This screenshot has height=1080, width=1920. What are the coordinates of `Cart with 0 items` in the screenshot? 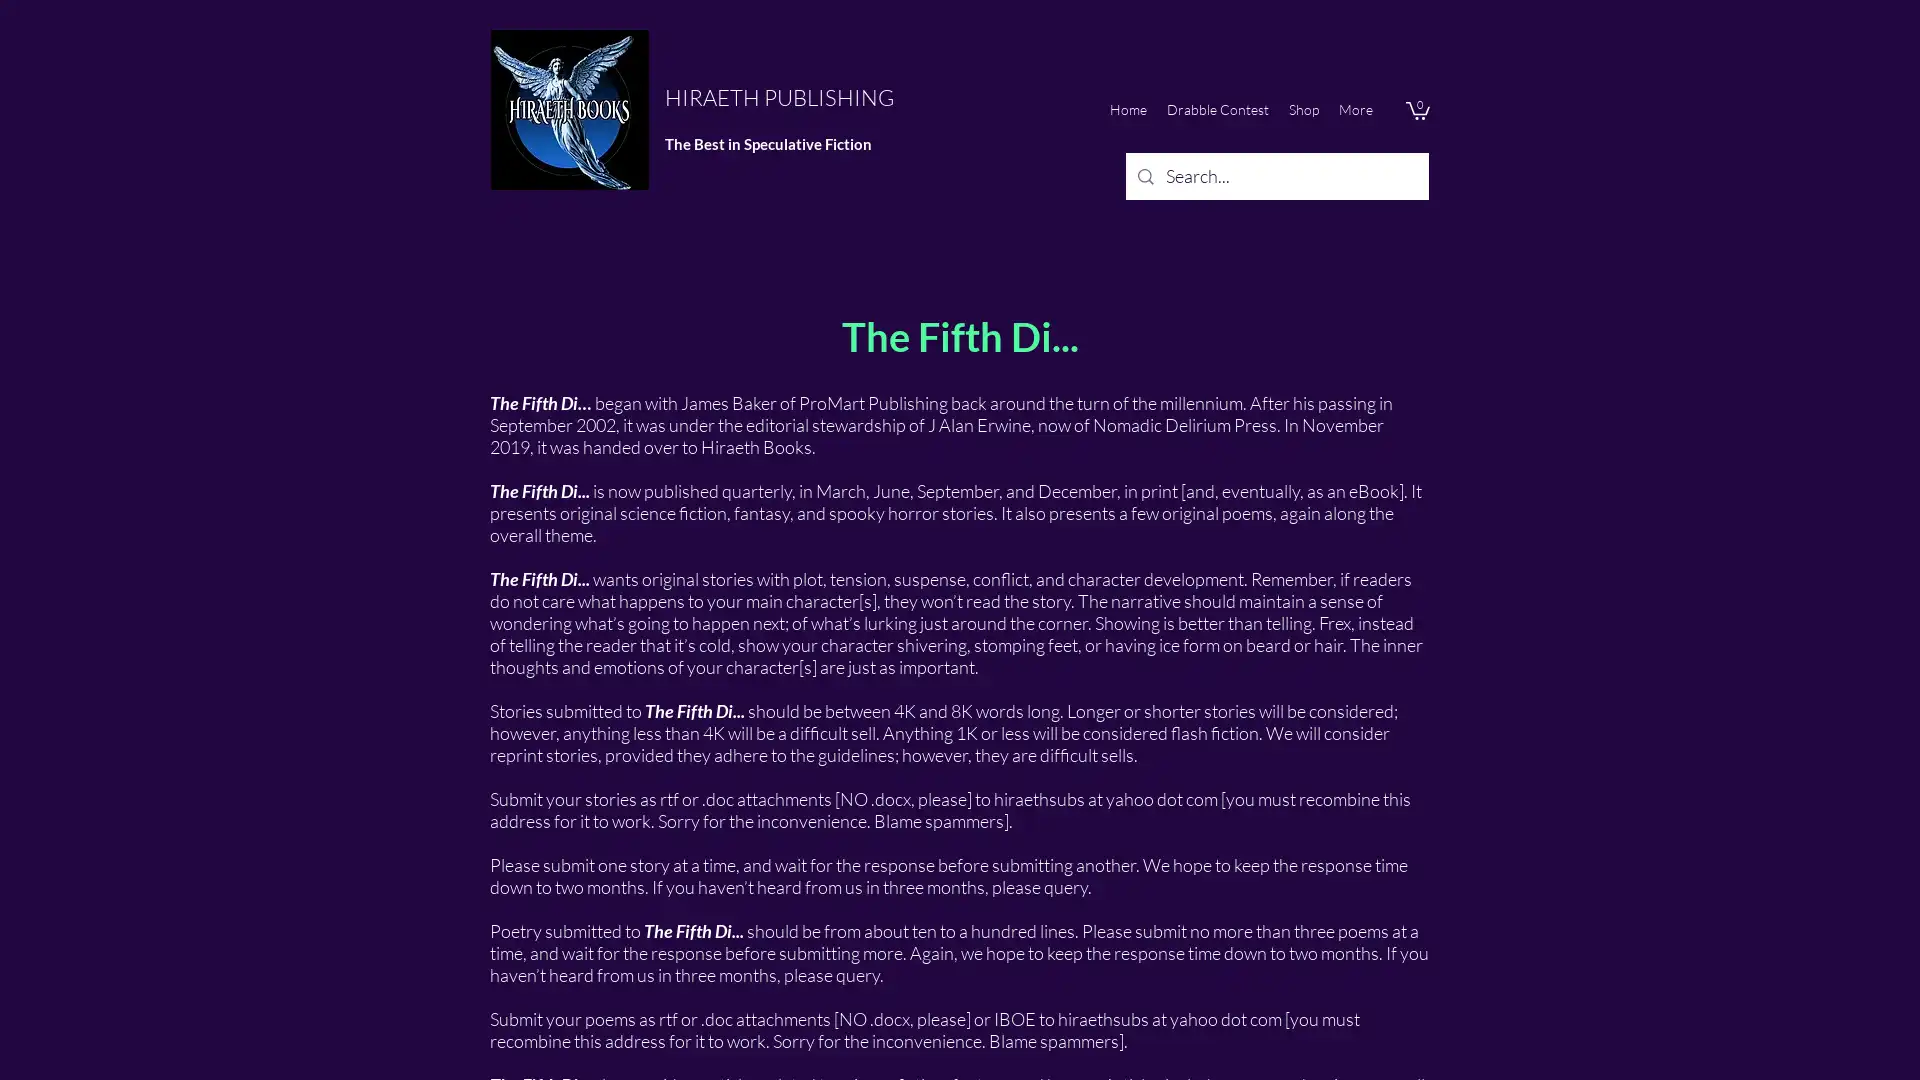 It's located at (1416, 110).